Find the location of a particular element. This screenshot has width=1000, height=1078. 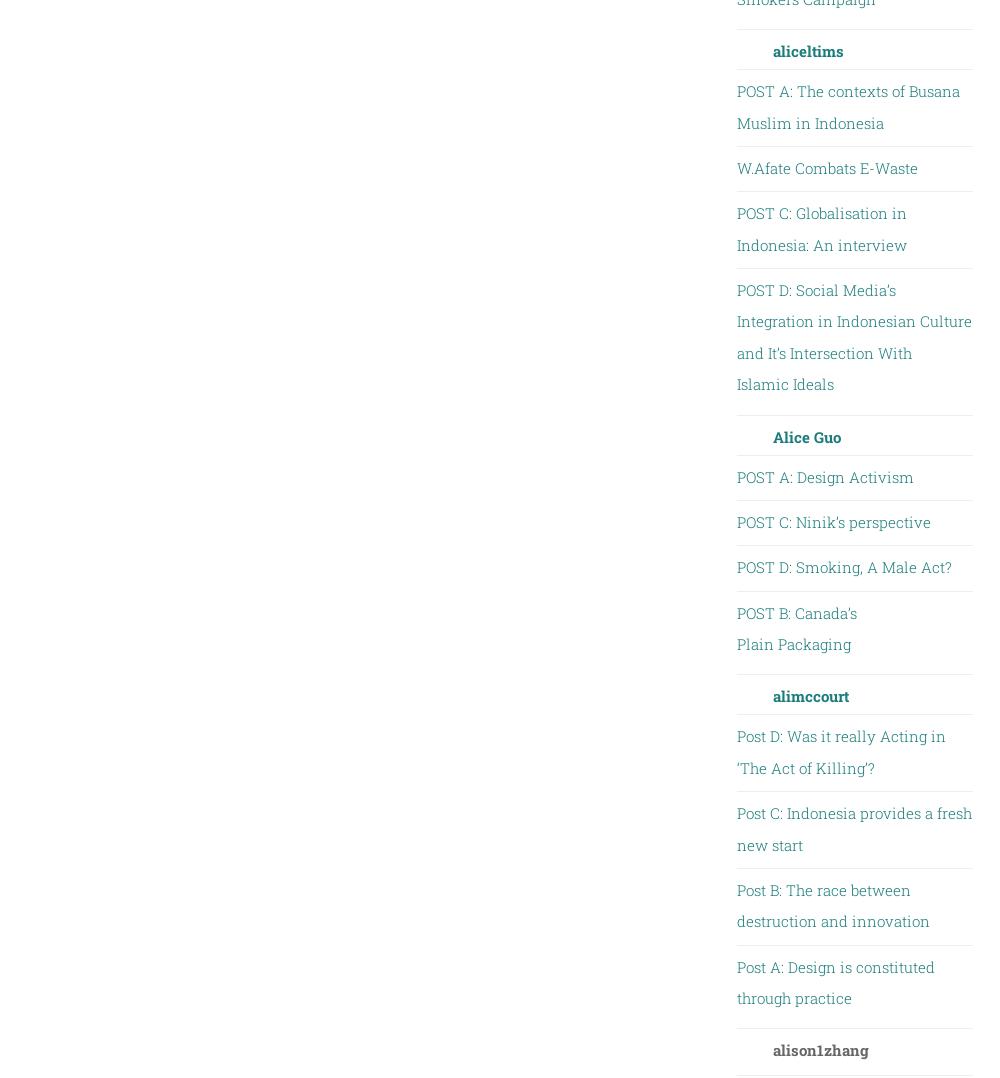

'aliceltims' is located at coordinates (807, 50).